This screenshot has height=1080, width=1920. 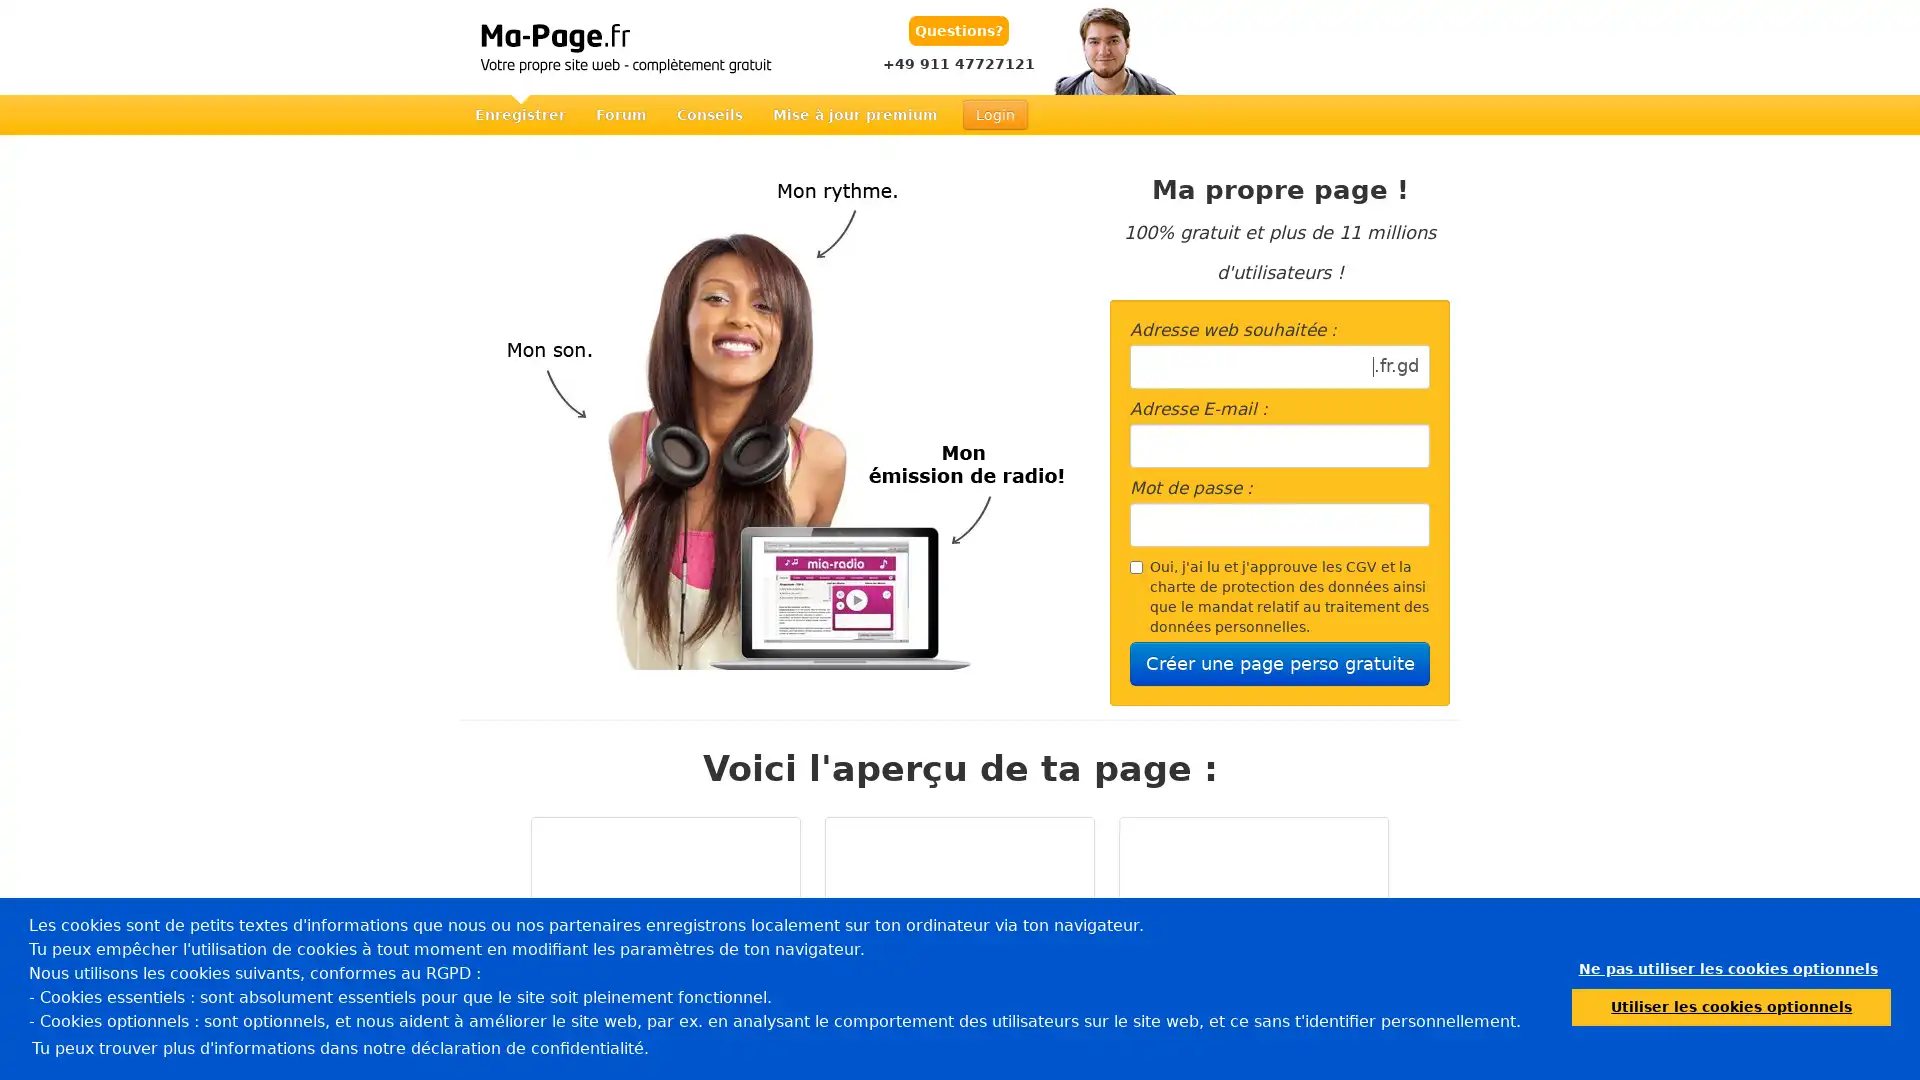 I want to click on allow cookies, so click(x=1730, y=1006).